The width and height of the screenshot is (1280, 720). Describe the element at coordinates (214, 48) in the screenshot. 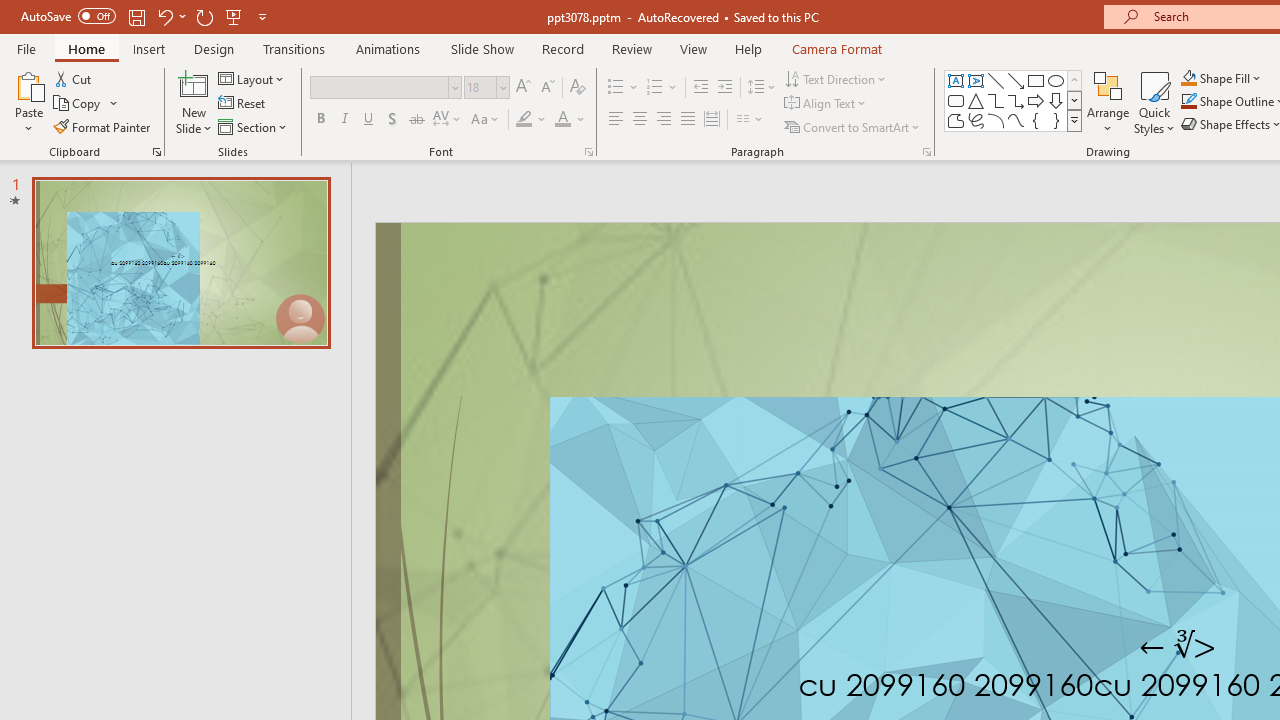

I see `'Design'` at that location.